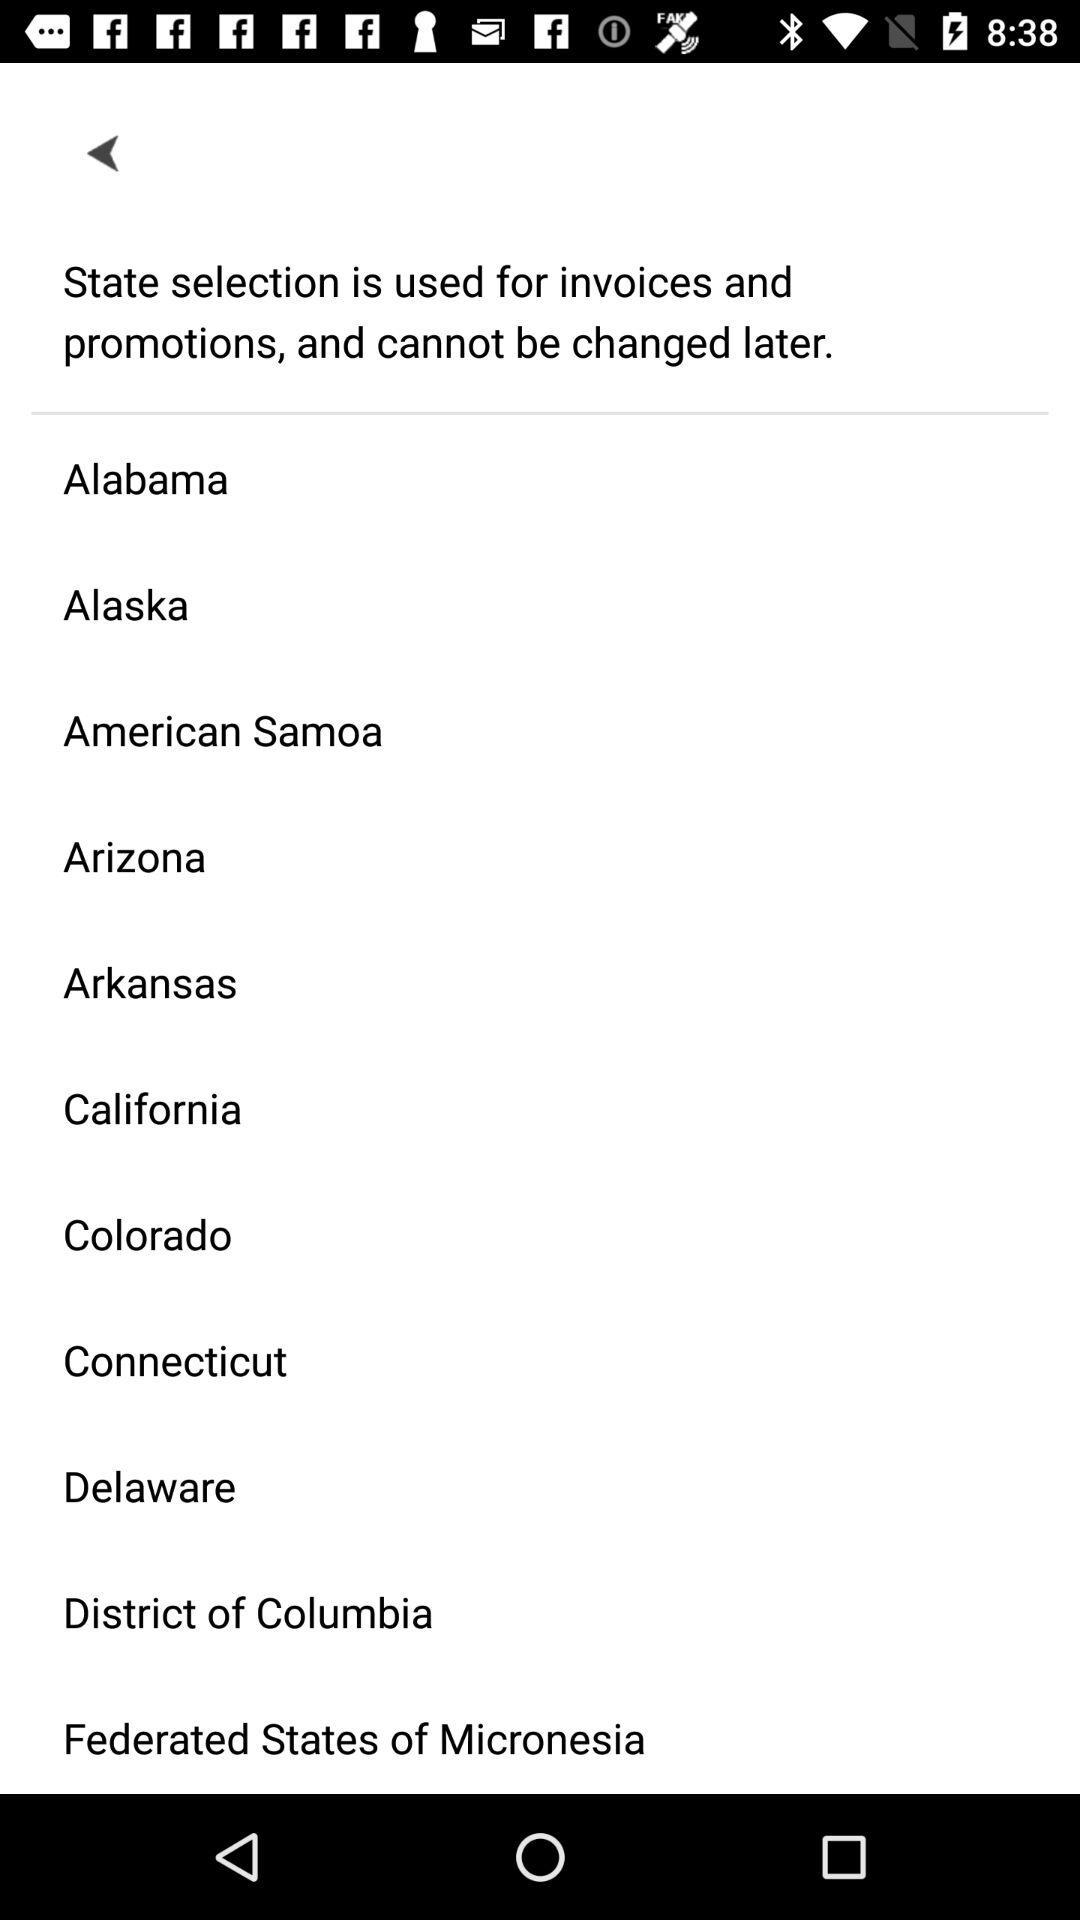 This screenshot has height=1920, width=1080. What do you see at coordinates (104, 151) in the screenshot?
I see `go back` at bounding box center [104, 151].